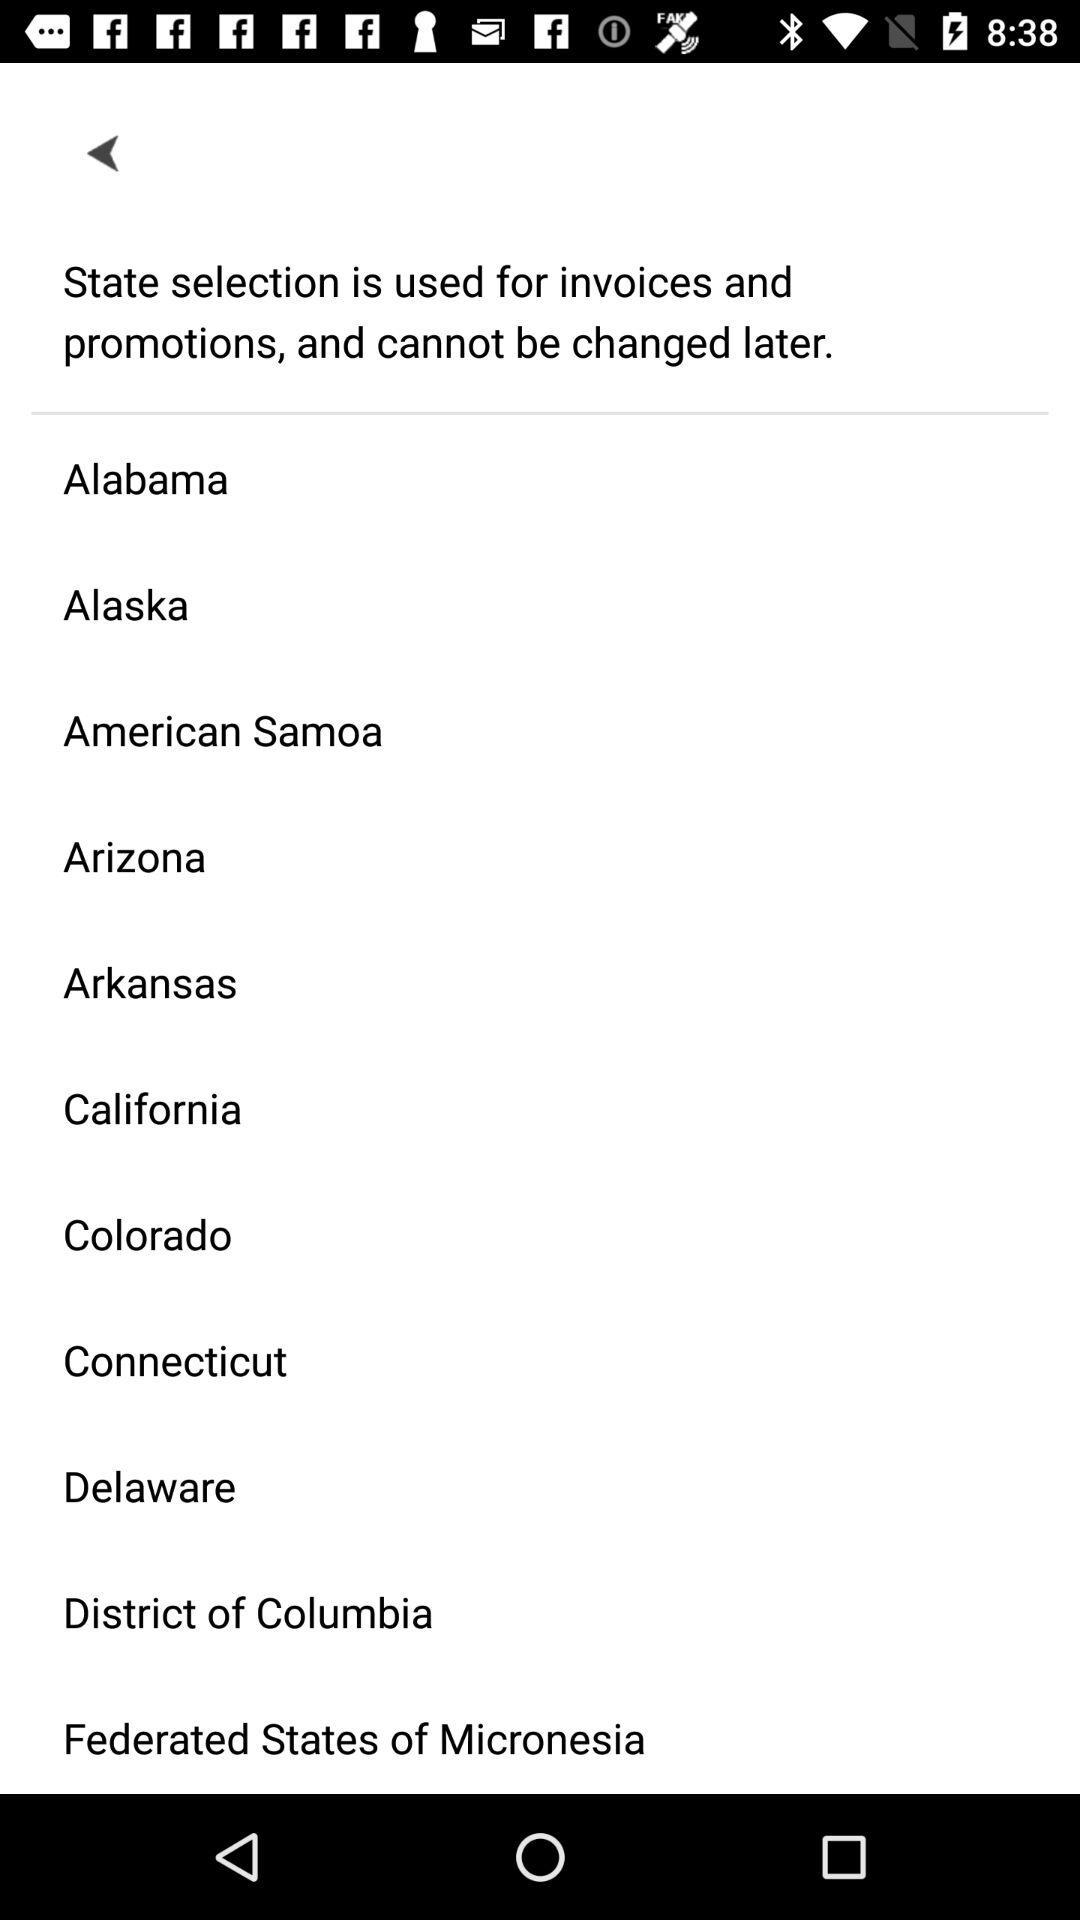 This screenshot has height=1920, width=1080. What do you see at coordinates (104, 151) in the screenshot?
I see `go back` at bounding box center [104, 151].